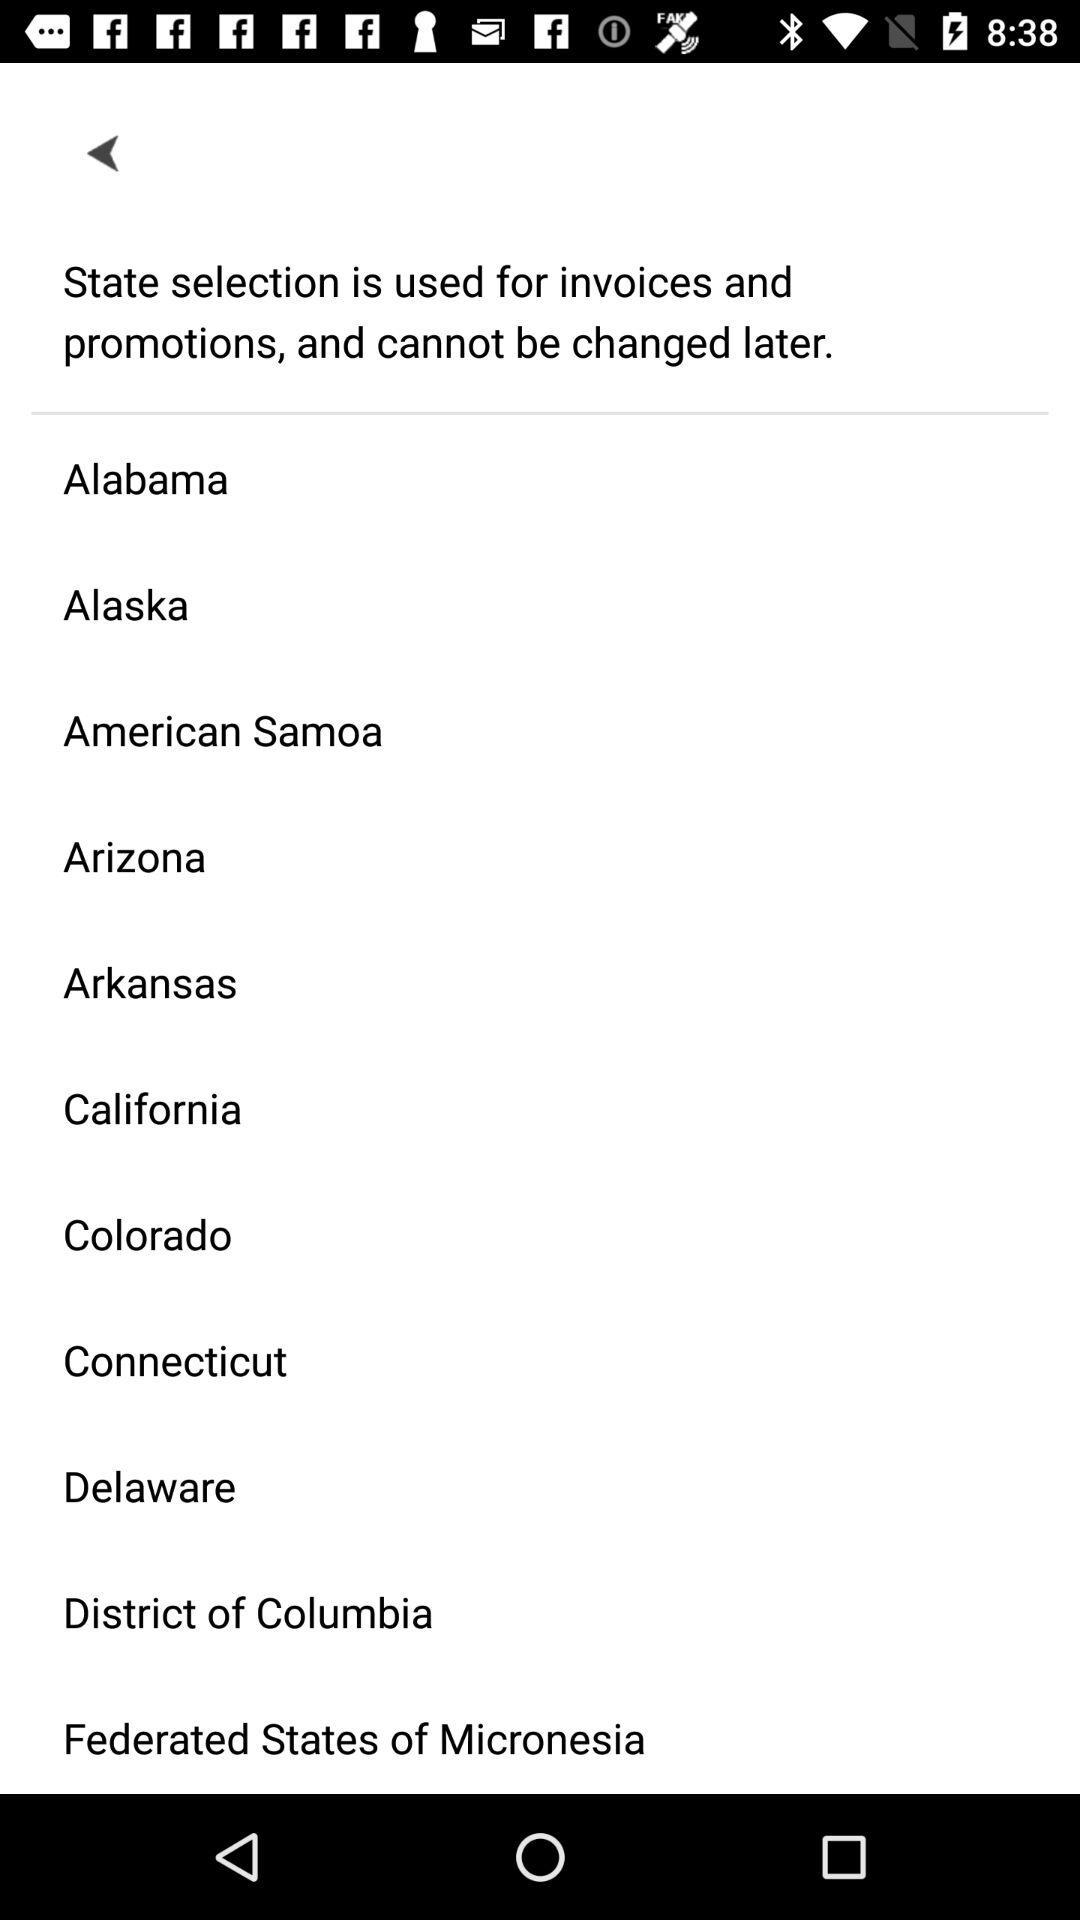 This screenshot has height=1920, width=1080. What do you see at coordinates (104, 151) in the screenshot?
I see `go back` at bounding box center [104, 151].